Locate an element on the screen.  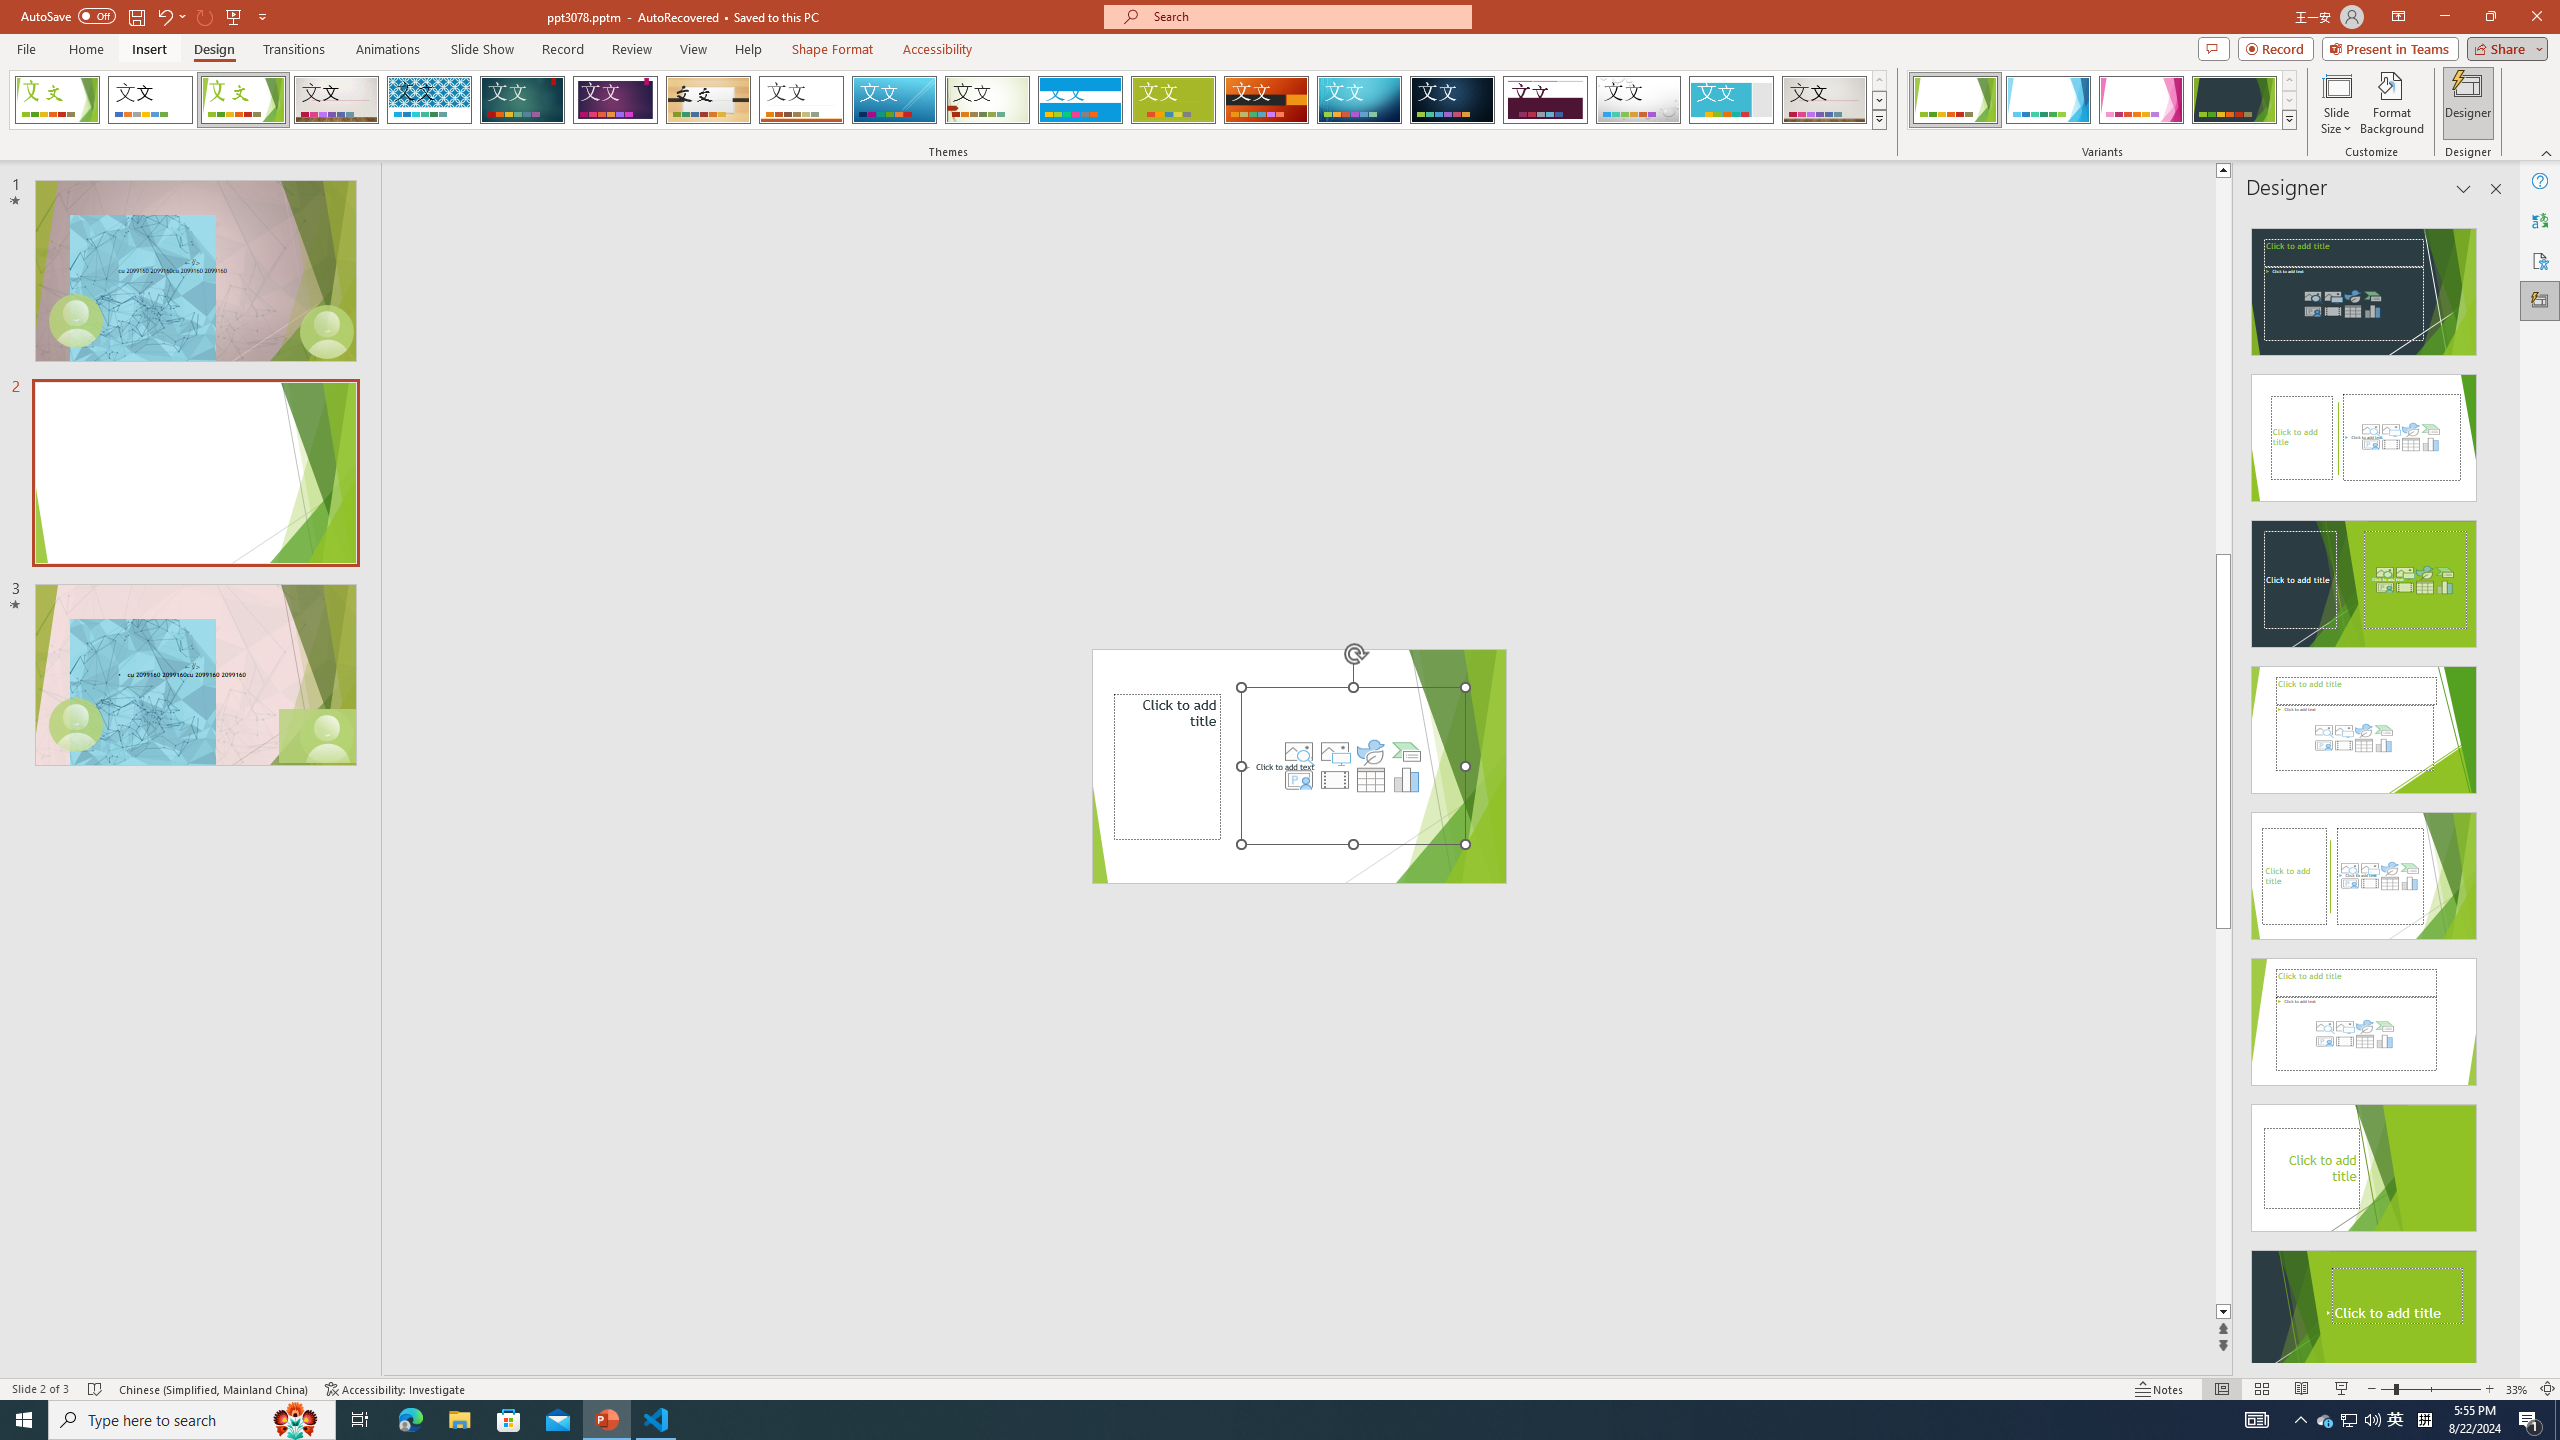
'Basis' is located at coordinates (1173, 99).